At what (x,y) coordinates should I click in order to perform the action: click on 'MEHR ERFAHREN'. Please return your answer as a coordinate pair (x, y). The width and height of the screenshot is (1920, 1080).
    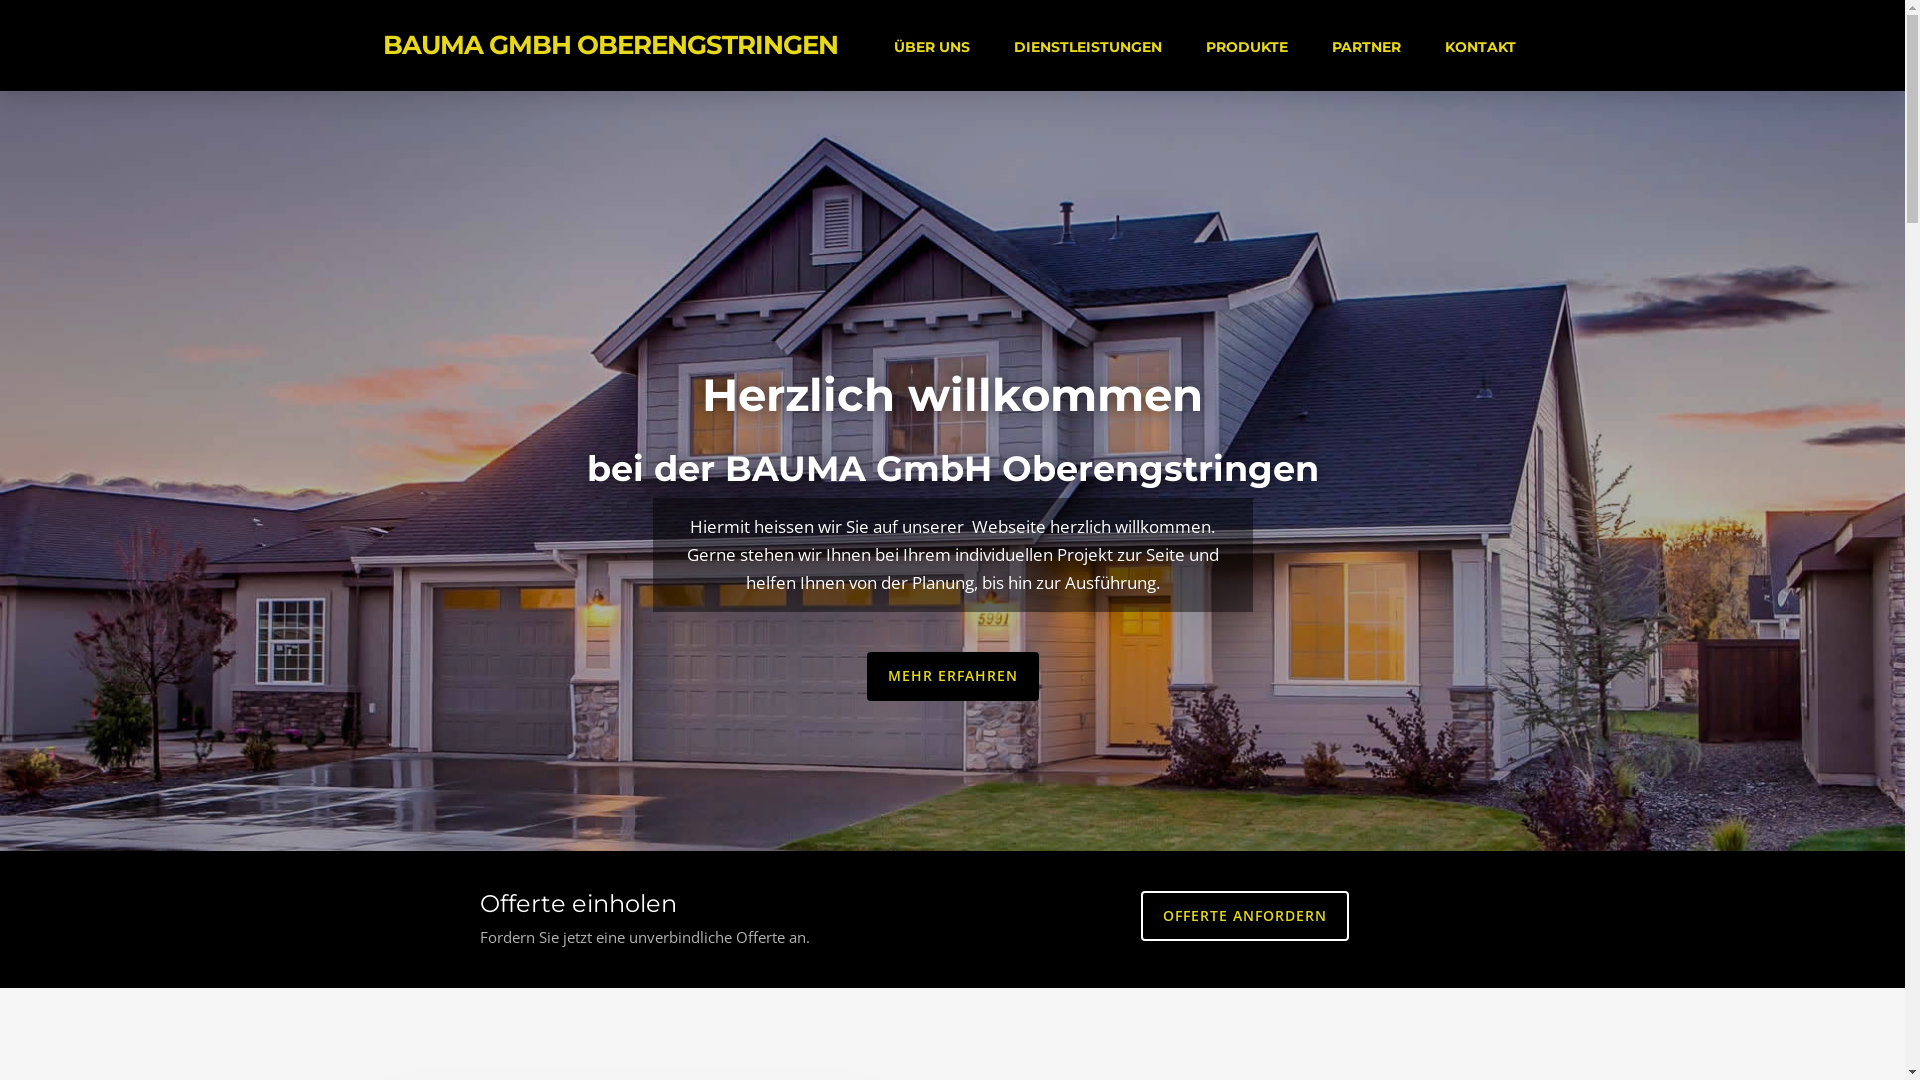
    Looking at the image, I should click on (950, 675).